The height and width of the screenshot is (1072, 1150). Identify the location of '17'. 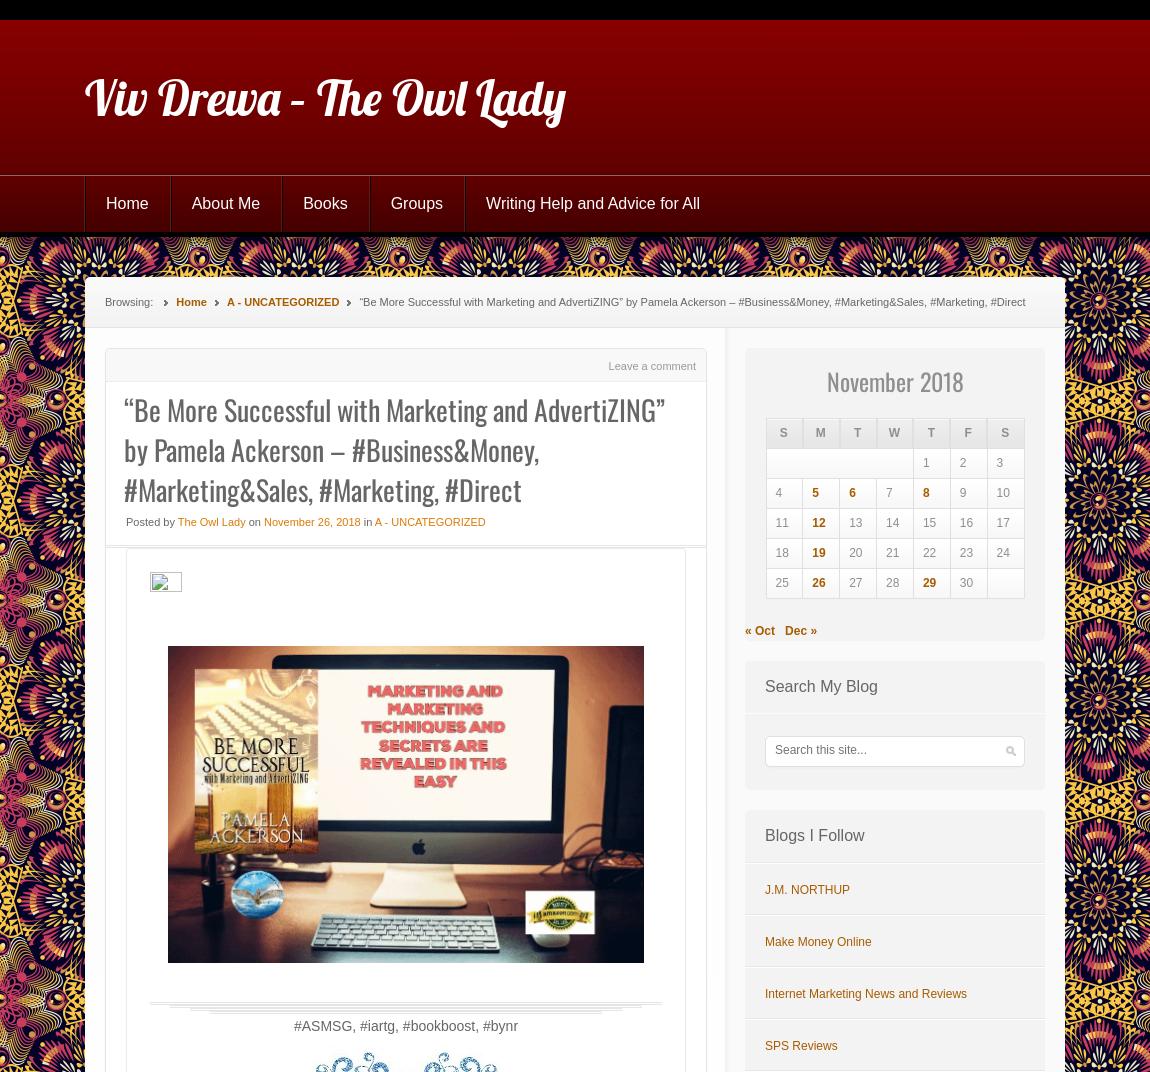
(1002, 523).